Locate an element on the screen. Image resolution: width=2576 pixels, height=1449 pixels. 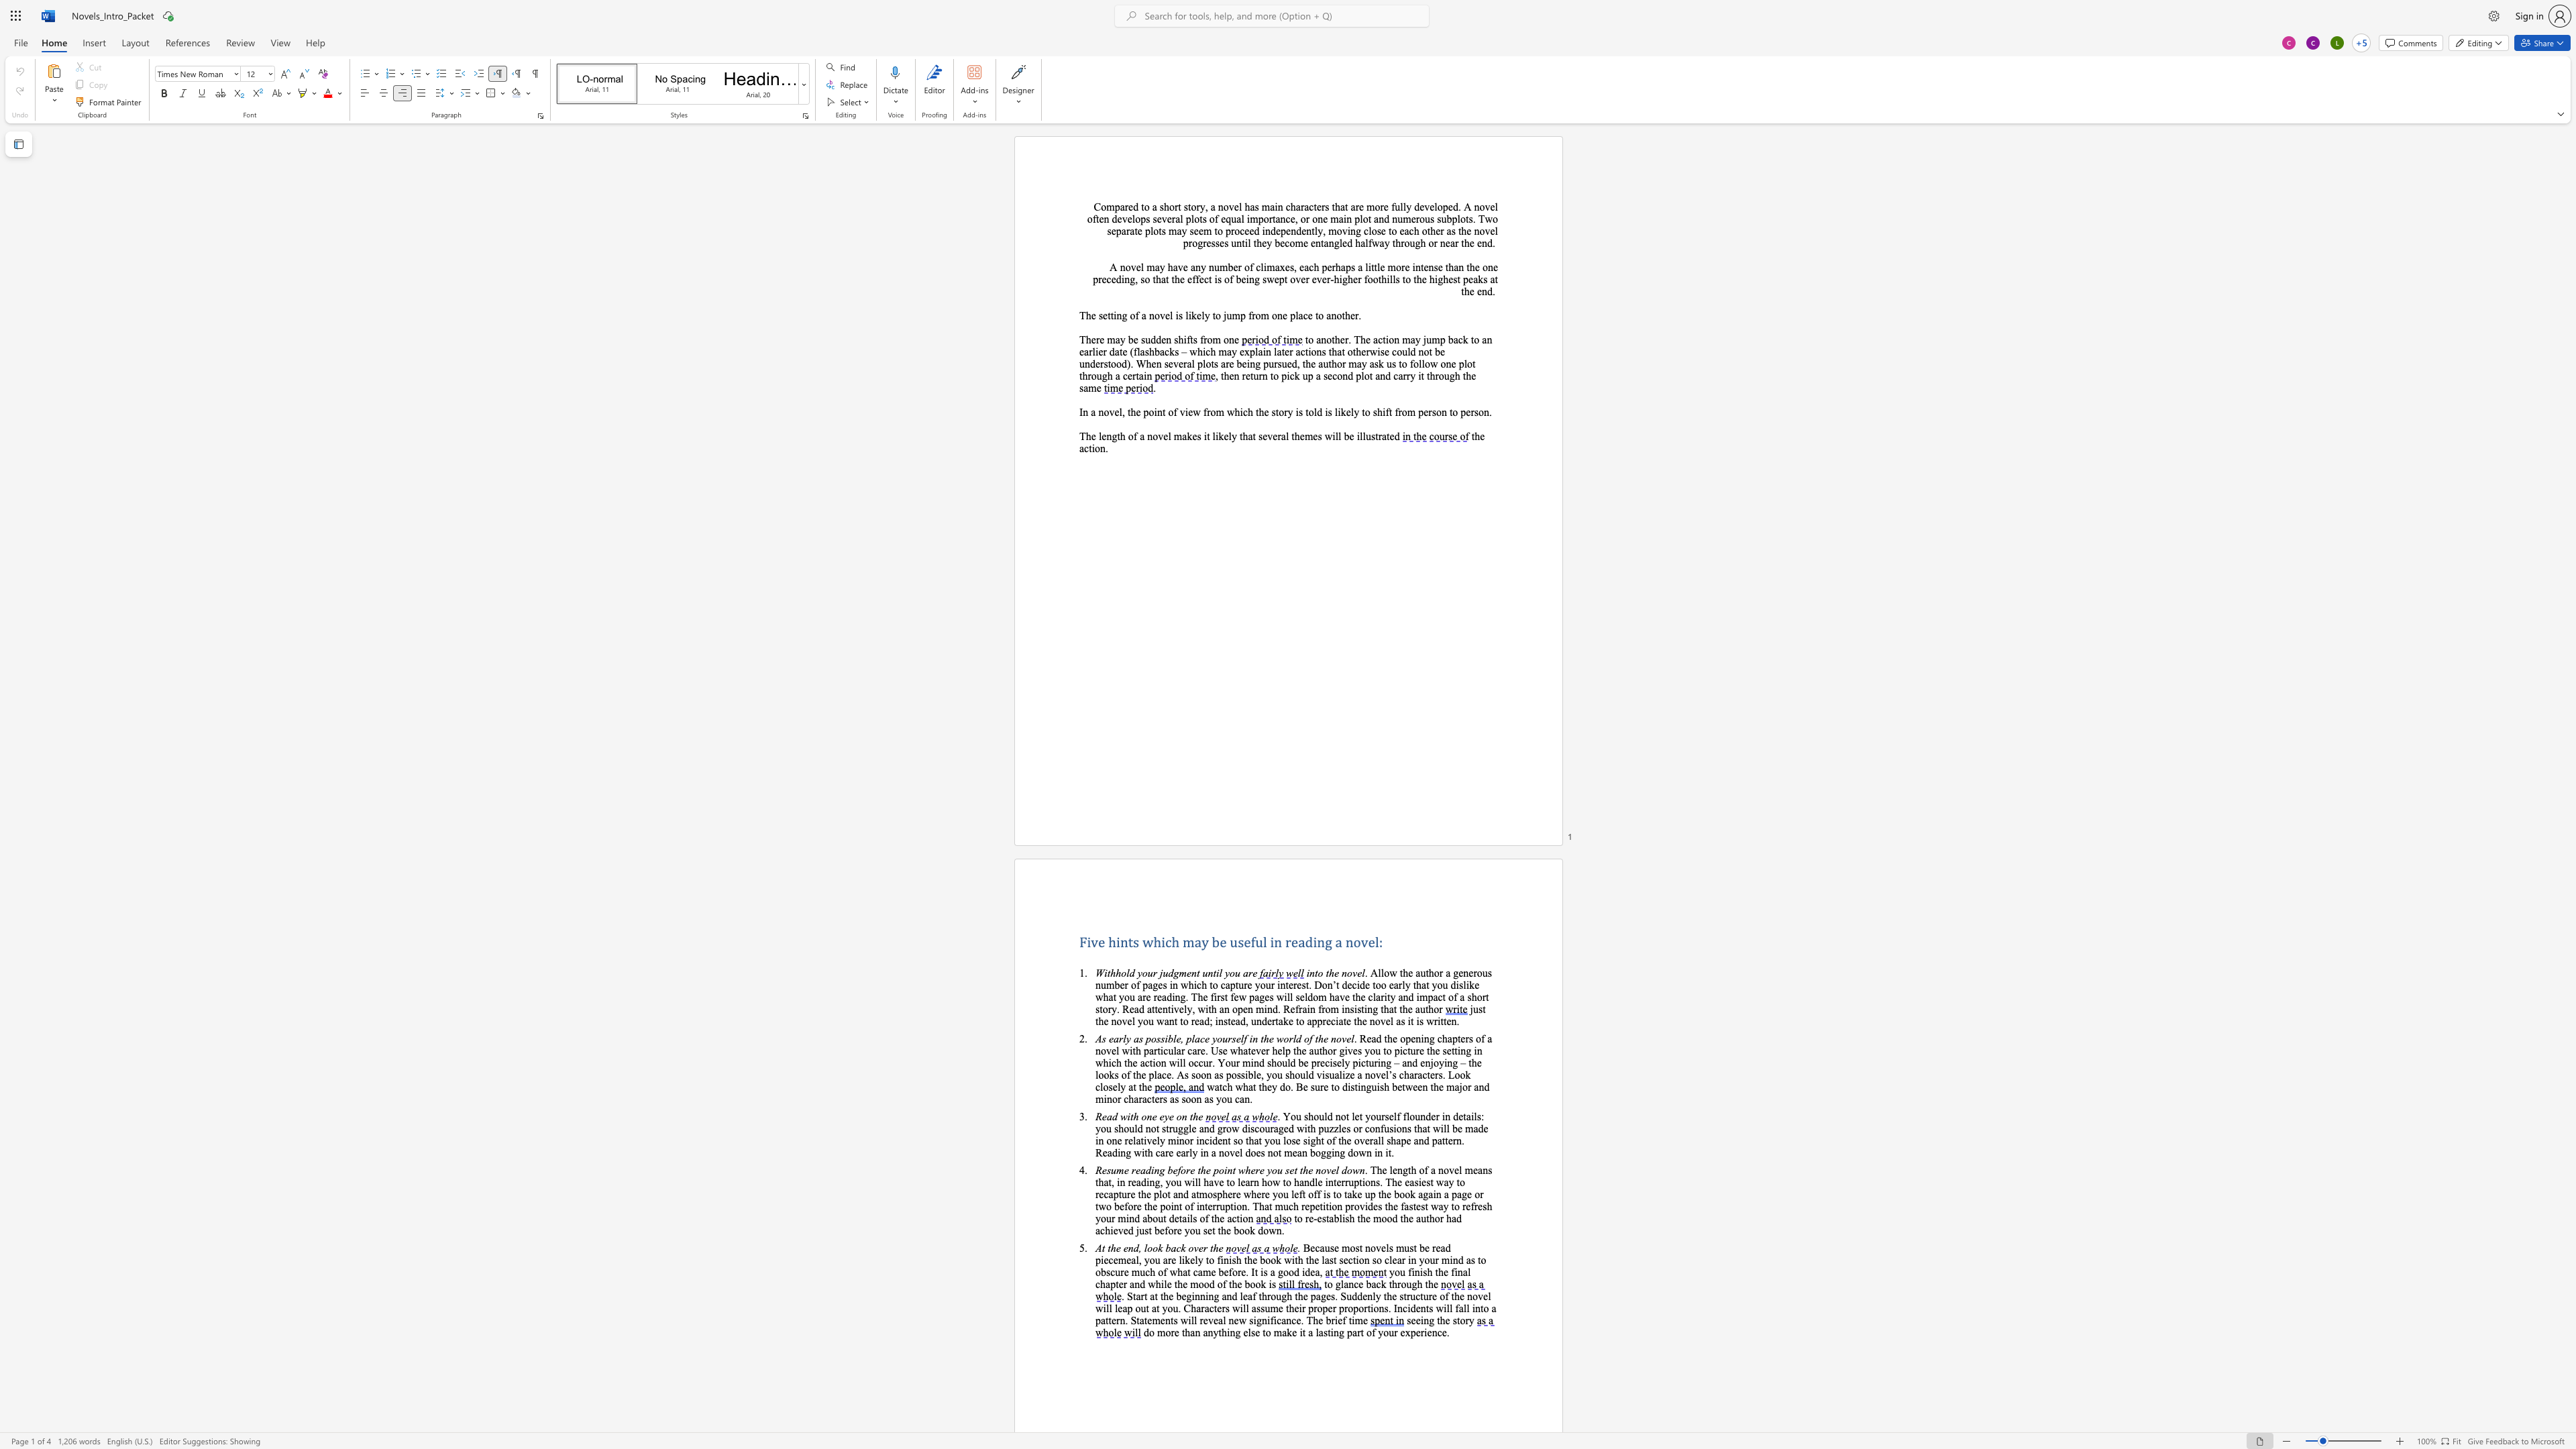
the 3th character "t" in the text is located at coordinates (1240, 436).